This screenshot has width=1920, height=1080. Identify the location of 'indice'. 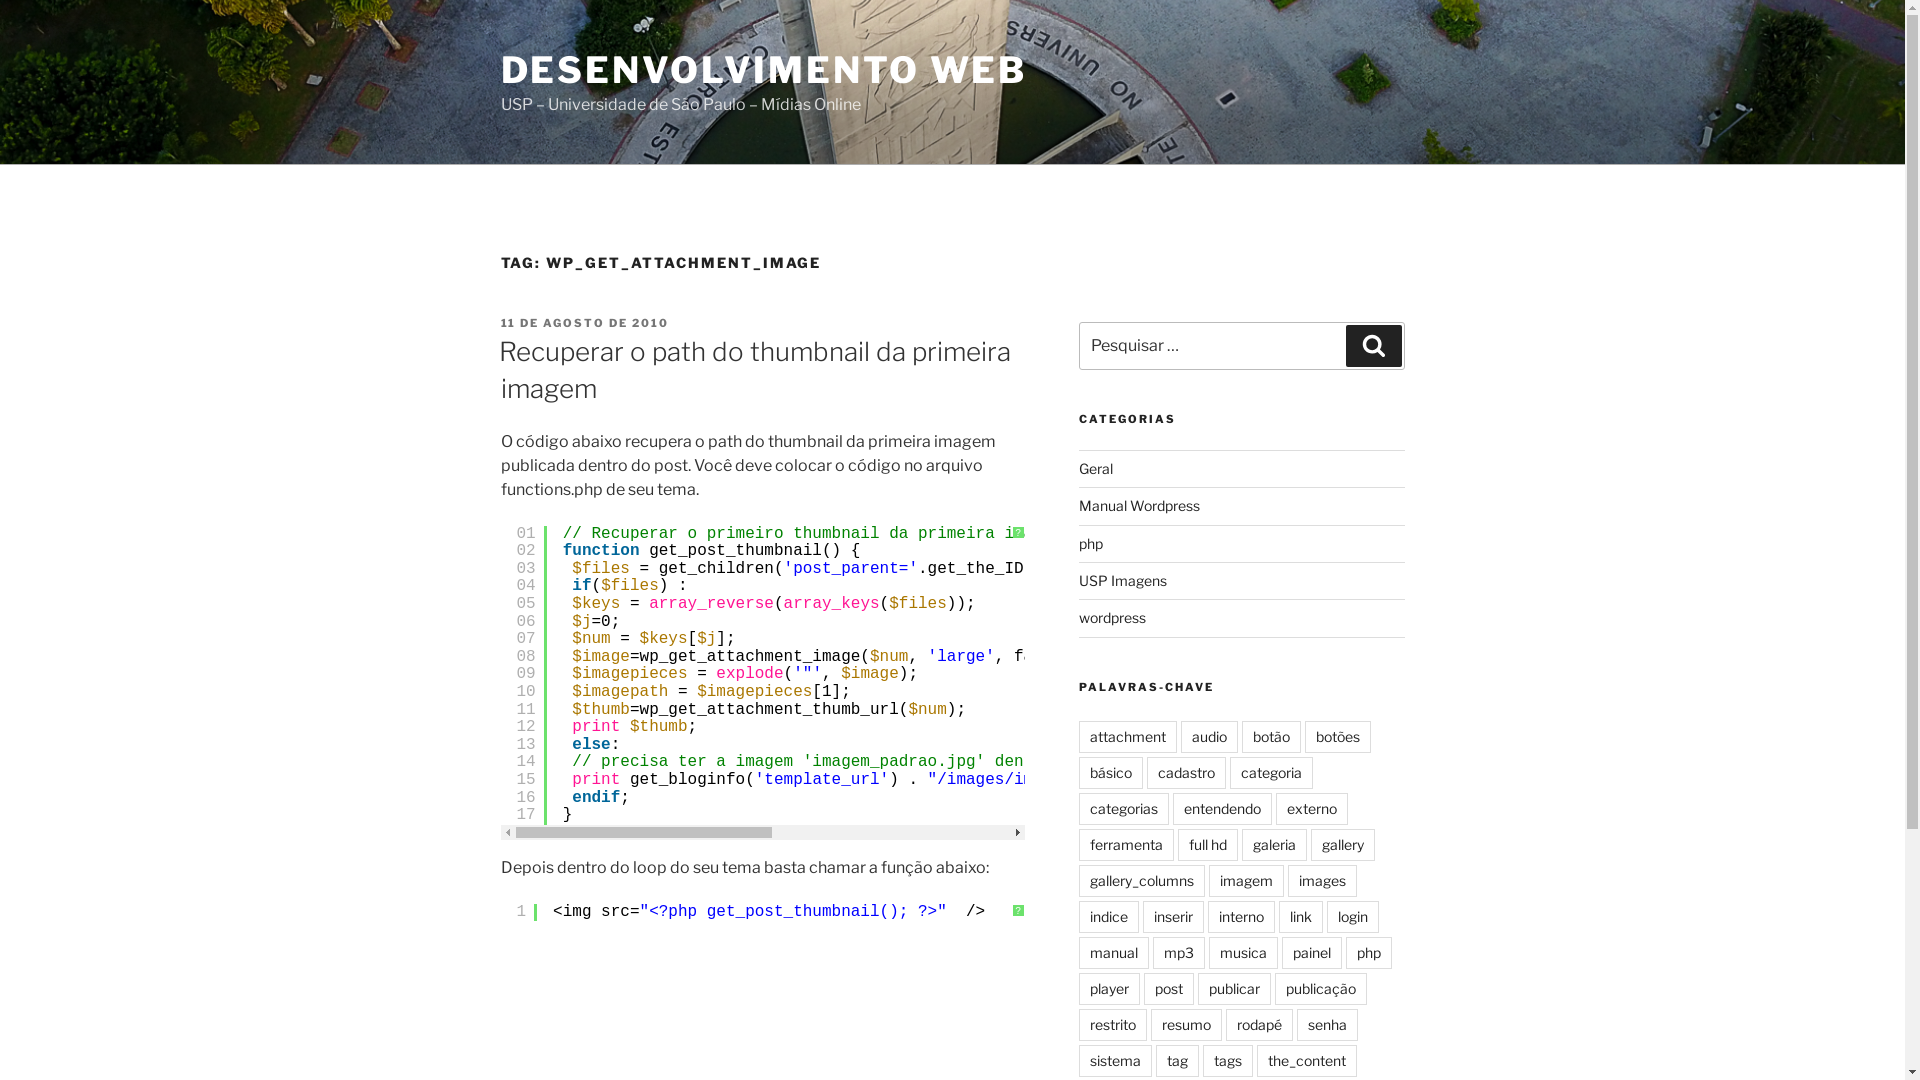
(1107, 917).